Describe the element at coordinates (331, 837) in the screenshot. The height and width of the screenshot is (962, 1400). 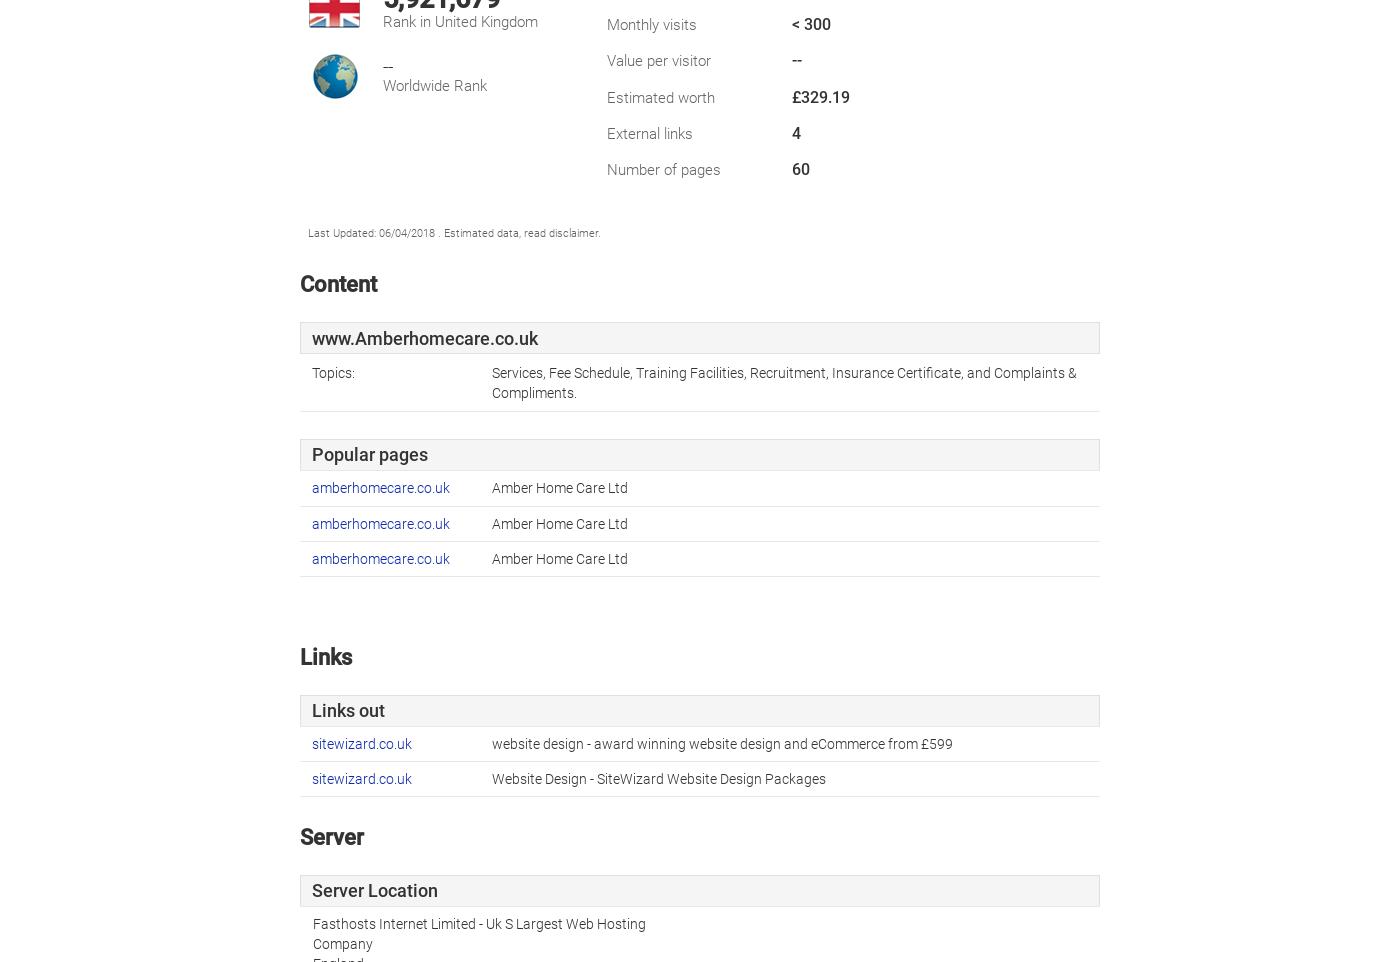
I see `'Server'` at that location.